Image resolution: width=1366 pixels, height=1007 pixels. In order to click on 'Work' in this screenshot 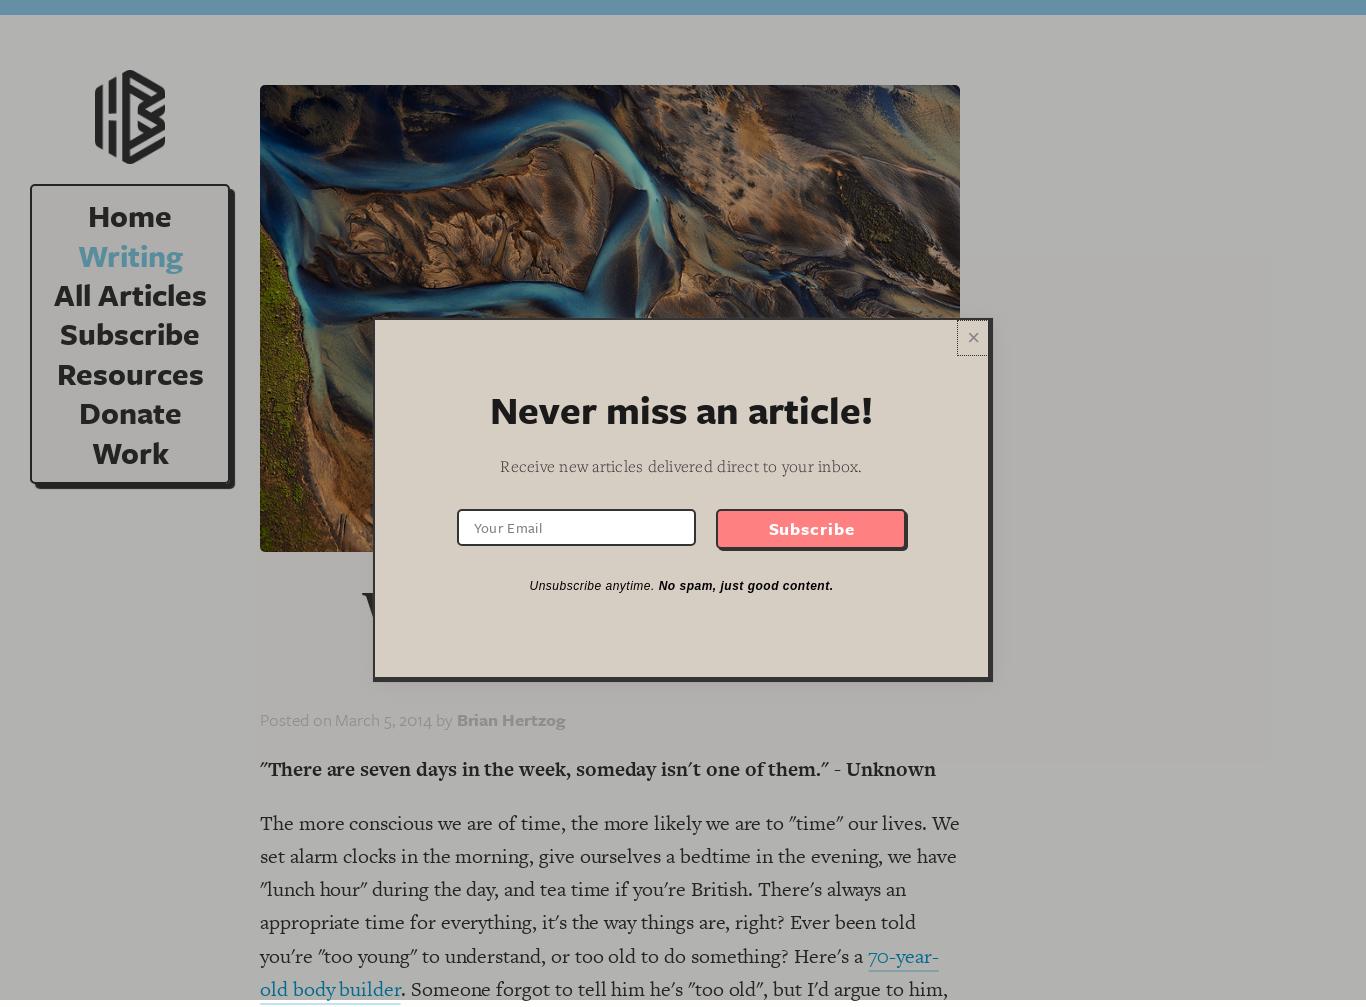, I will do `click(128, 451)`.